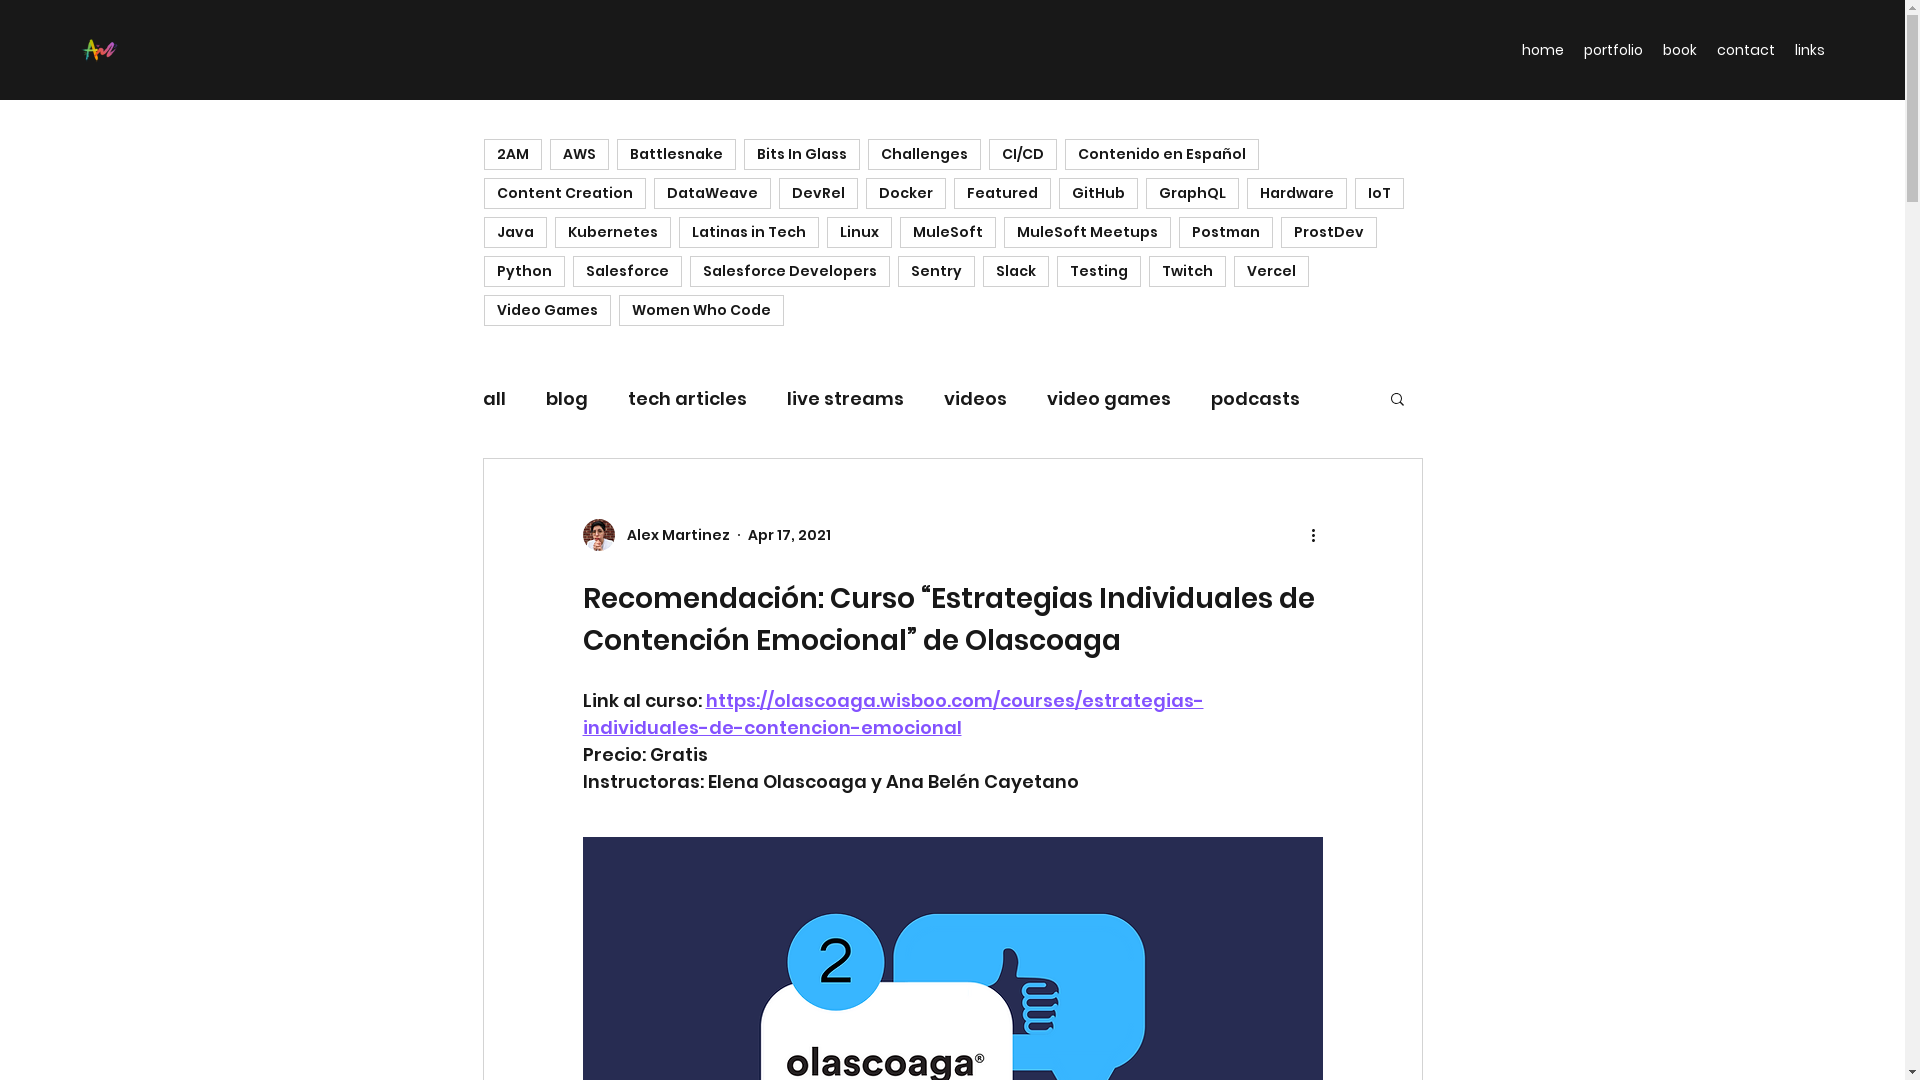 Image resolution: width=1920 pixels, height=1080 pixels. Describe the element at coordinates (1096, 193) in the screenshot. I see `'GitHub'` at that location.